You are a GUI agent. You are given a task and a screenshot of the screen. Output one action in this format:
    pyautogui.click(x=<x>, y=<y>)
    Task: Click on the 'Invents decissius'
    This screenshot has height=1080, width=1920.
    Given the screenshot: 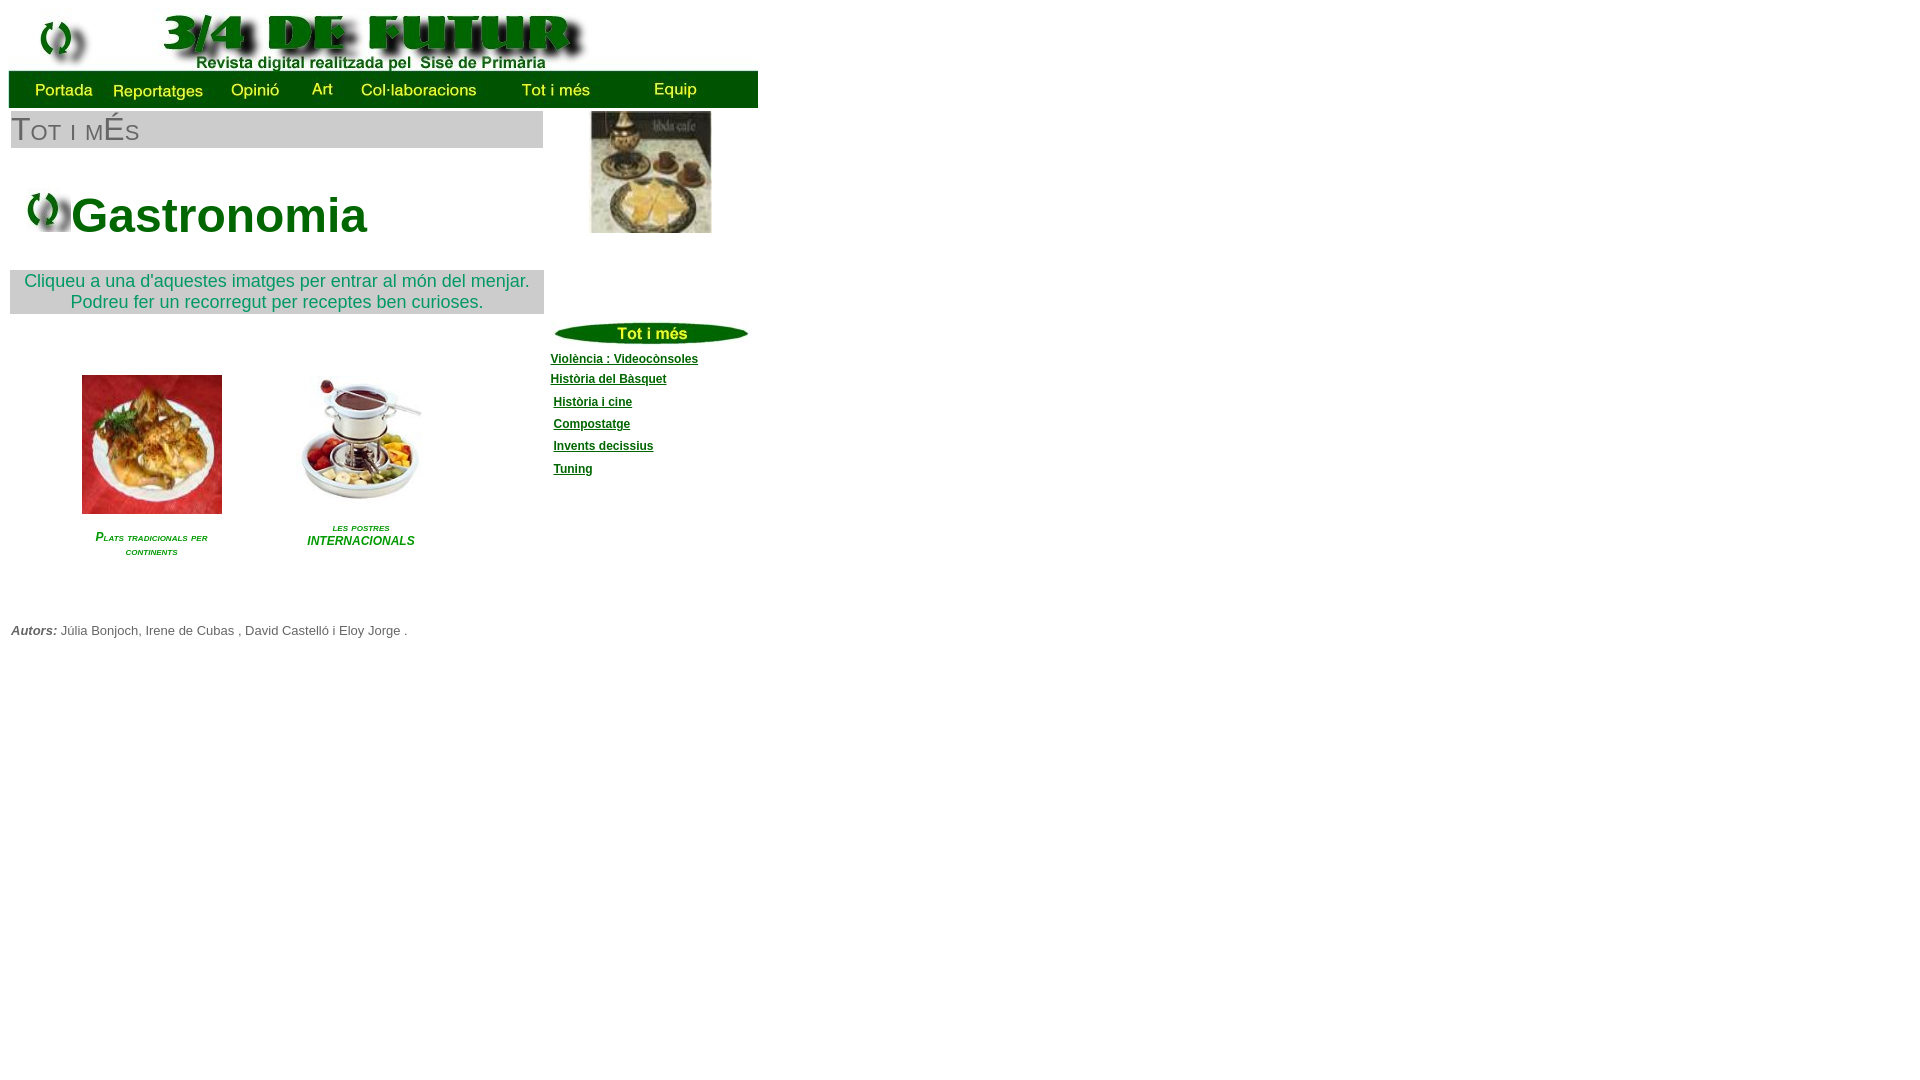 What is the action you would take?
    pyautogui.click(x=553, y=445)
    